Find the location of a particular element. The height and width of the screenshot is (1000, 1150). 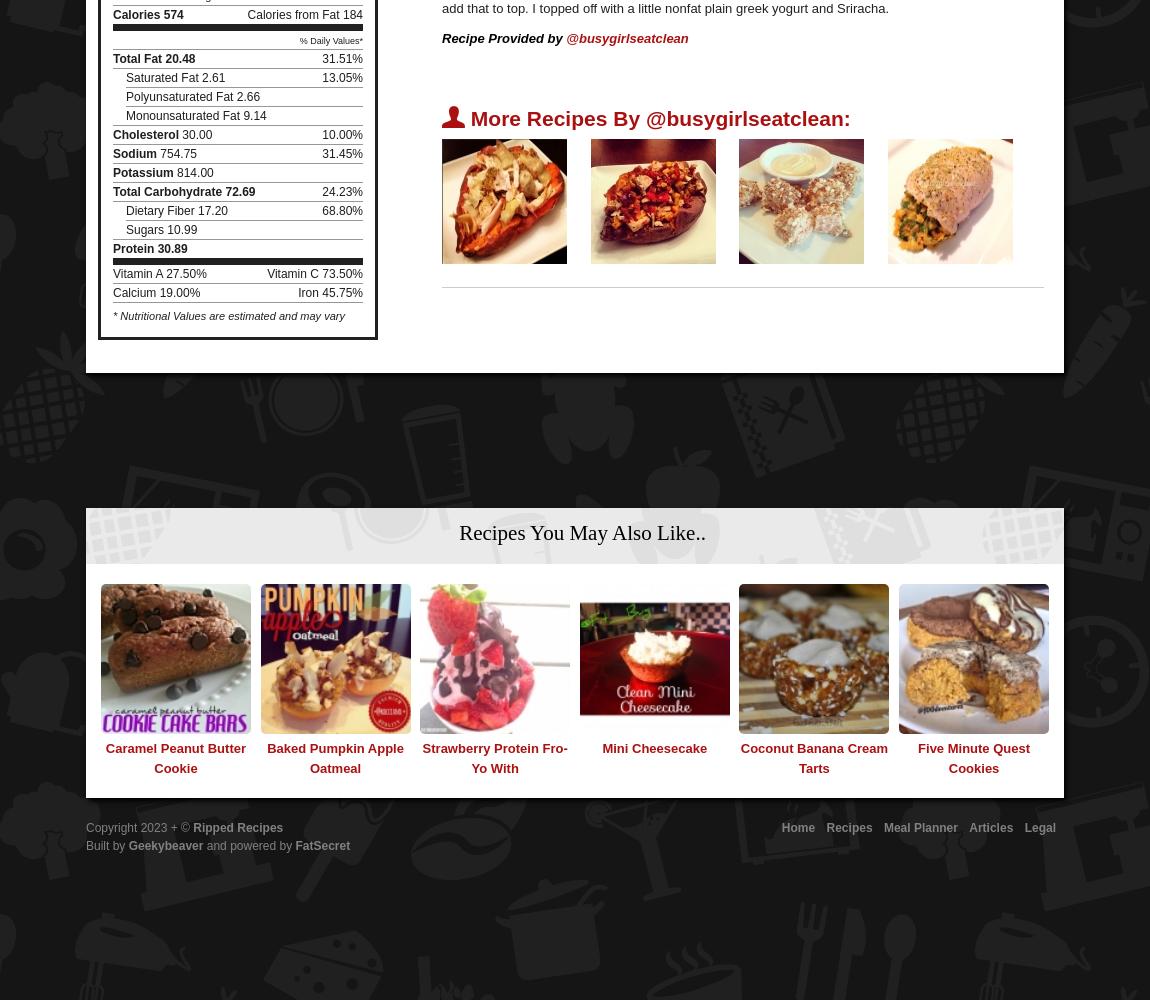

'Recipe Provided by' is located at coordinates (441, 38).